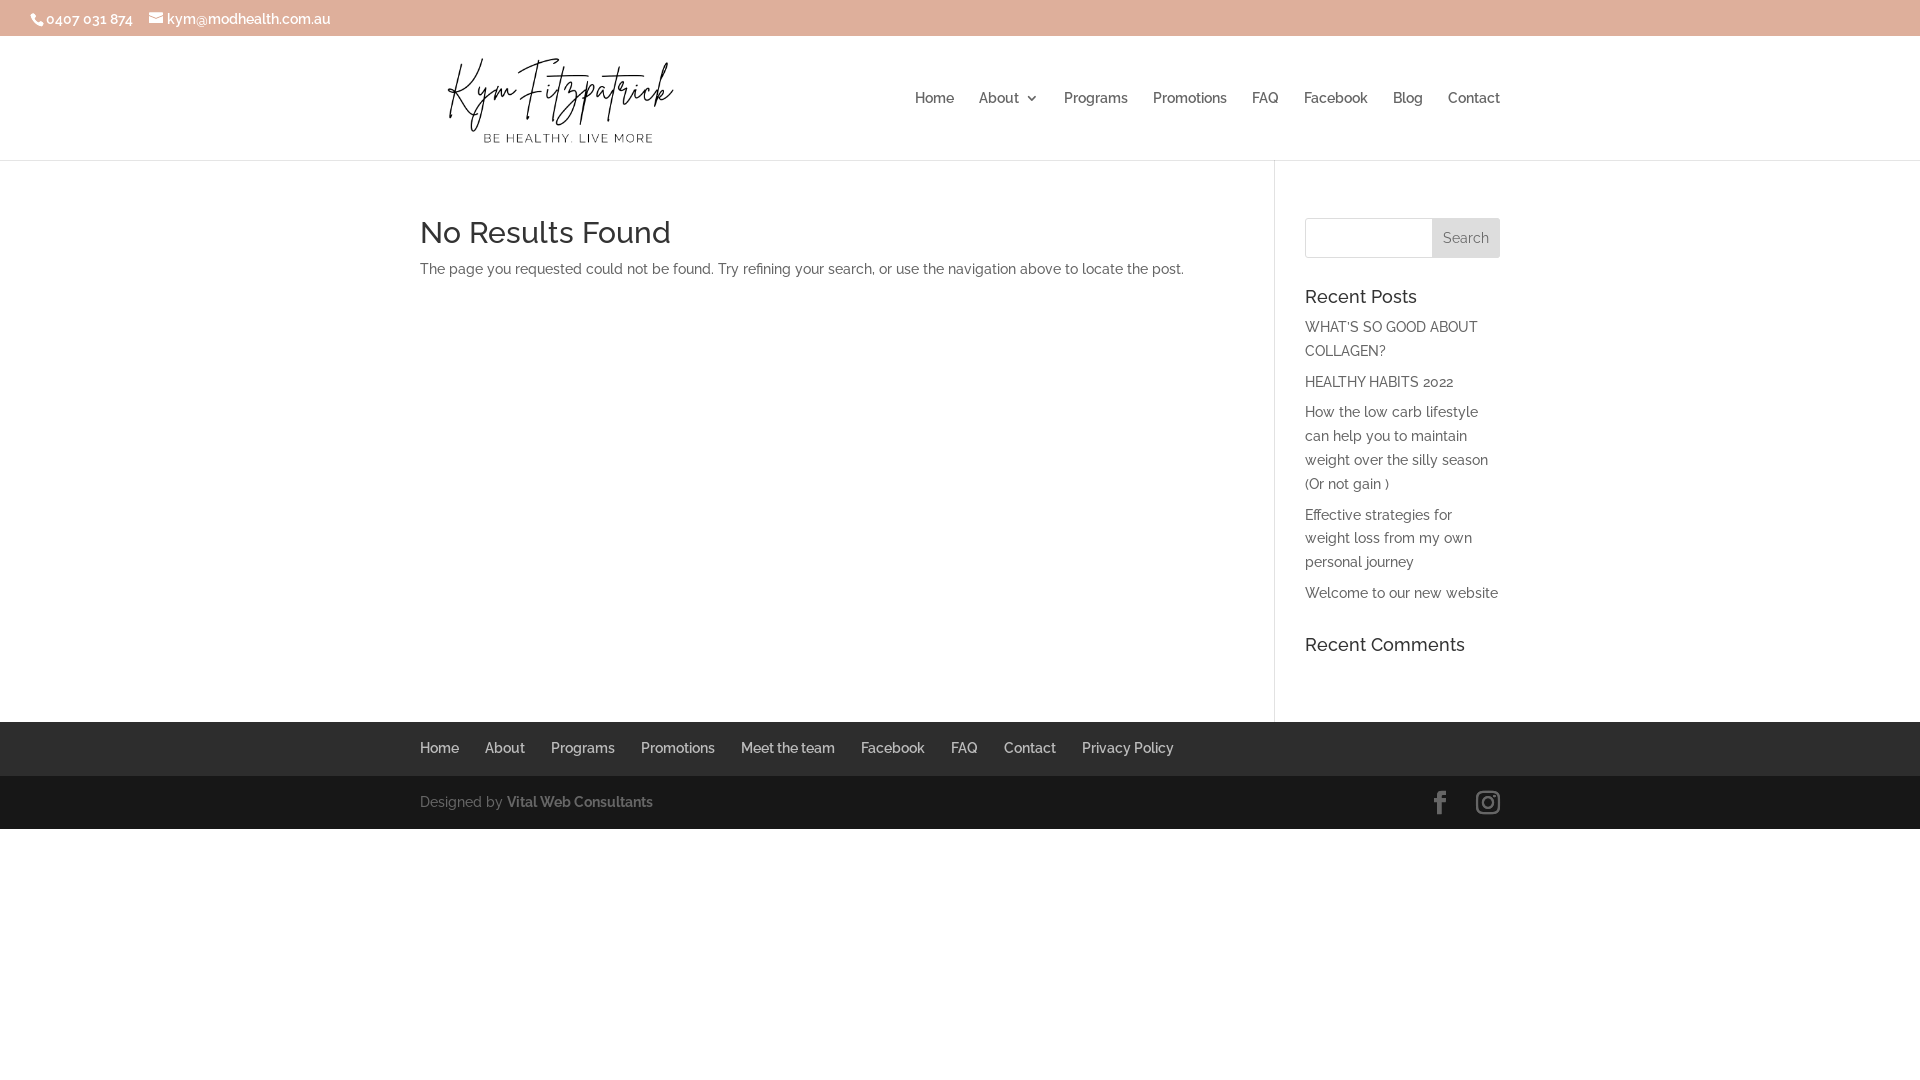  What do you see at coordinates (1465, 237) in the screenshot?
I see `'Search'` at bounding box center [1465, 237].